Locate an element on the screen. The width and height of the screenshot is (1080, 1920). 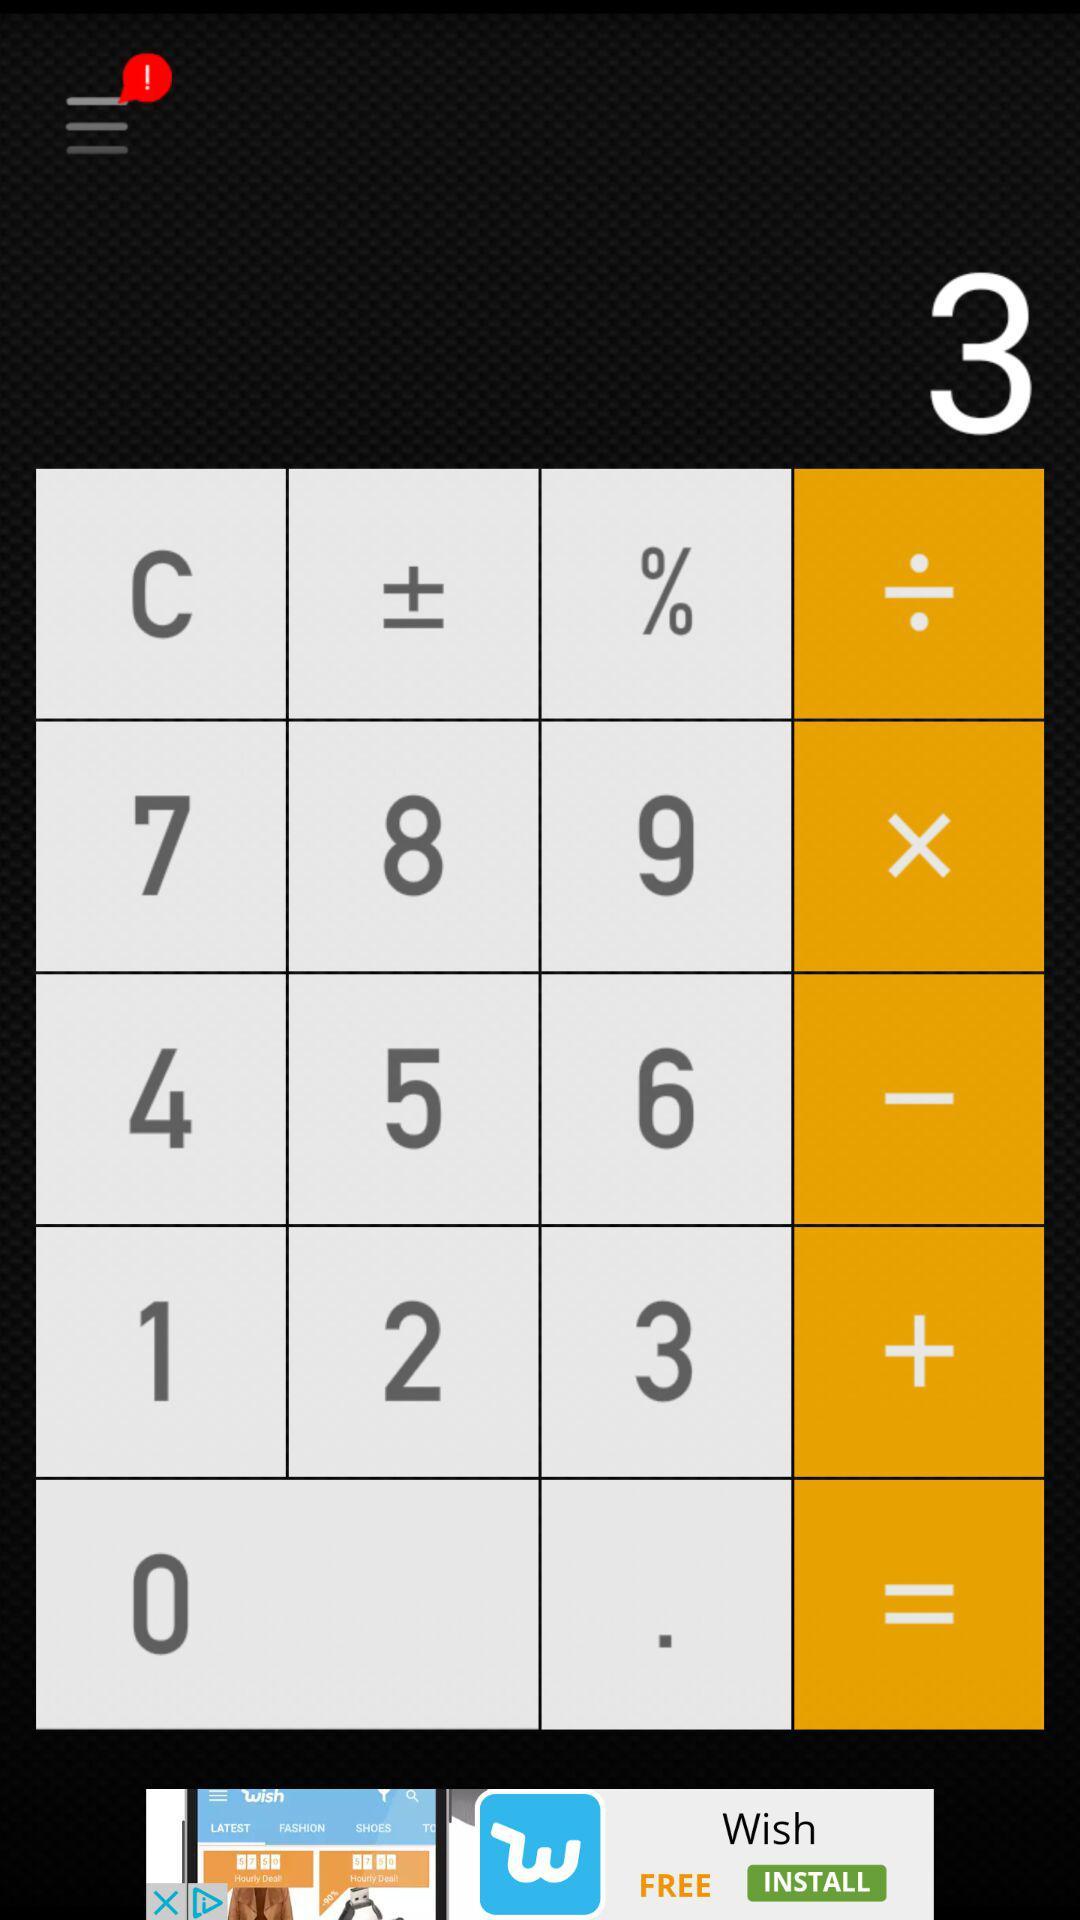
na is located at coordinates (540, 62).